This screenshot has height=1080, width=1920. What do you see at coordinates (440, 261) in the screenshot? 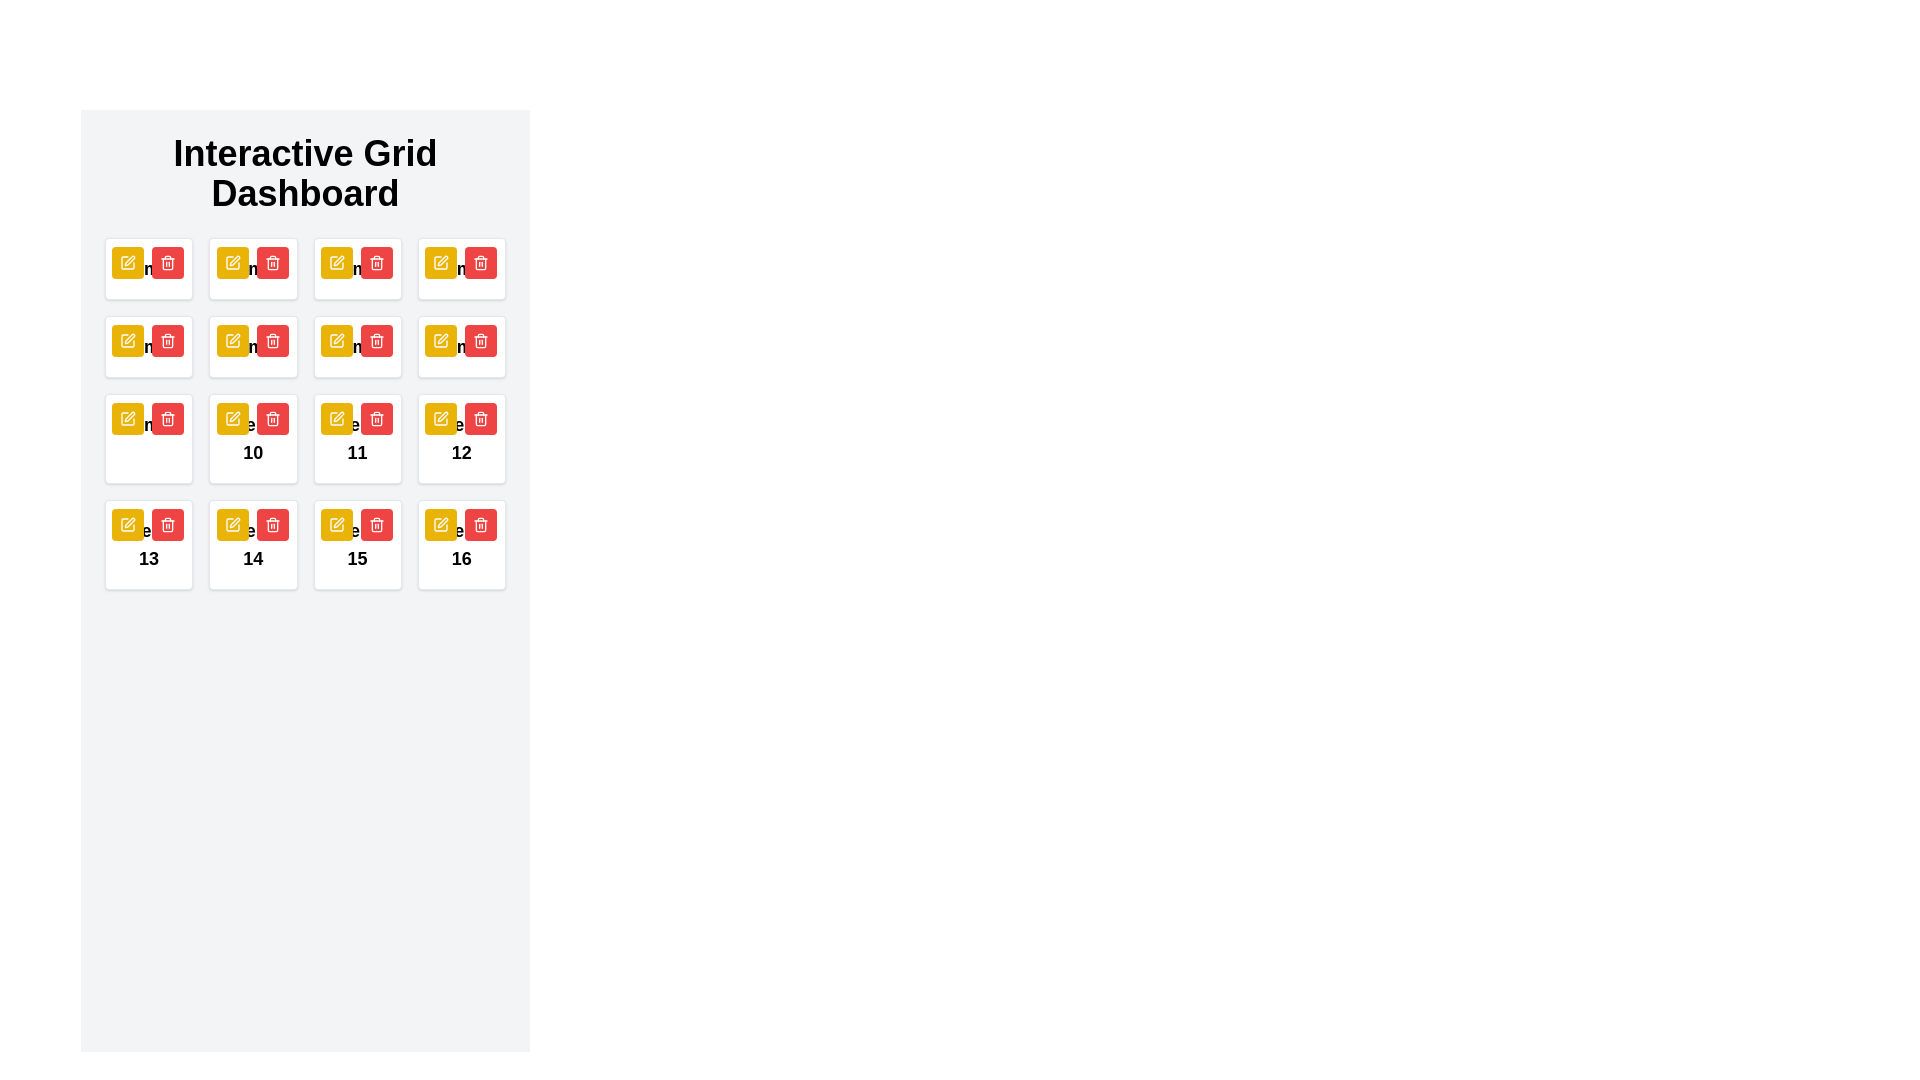
I see `the leftmost smaller icon within the top row of the interactive grid dashboard to observe tooltips or visual hints` at bounding box center [440, 261].